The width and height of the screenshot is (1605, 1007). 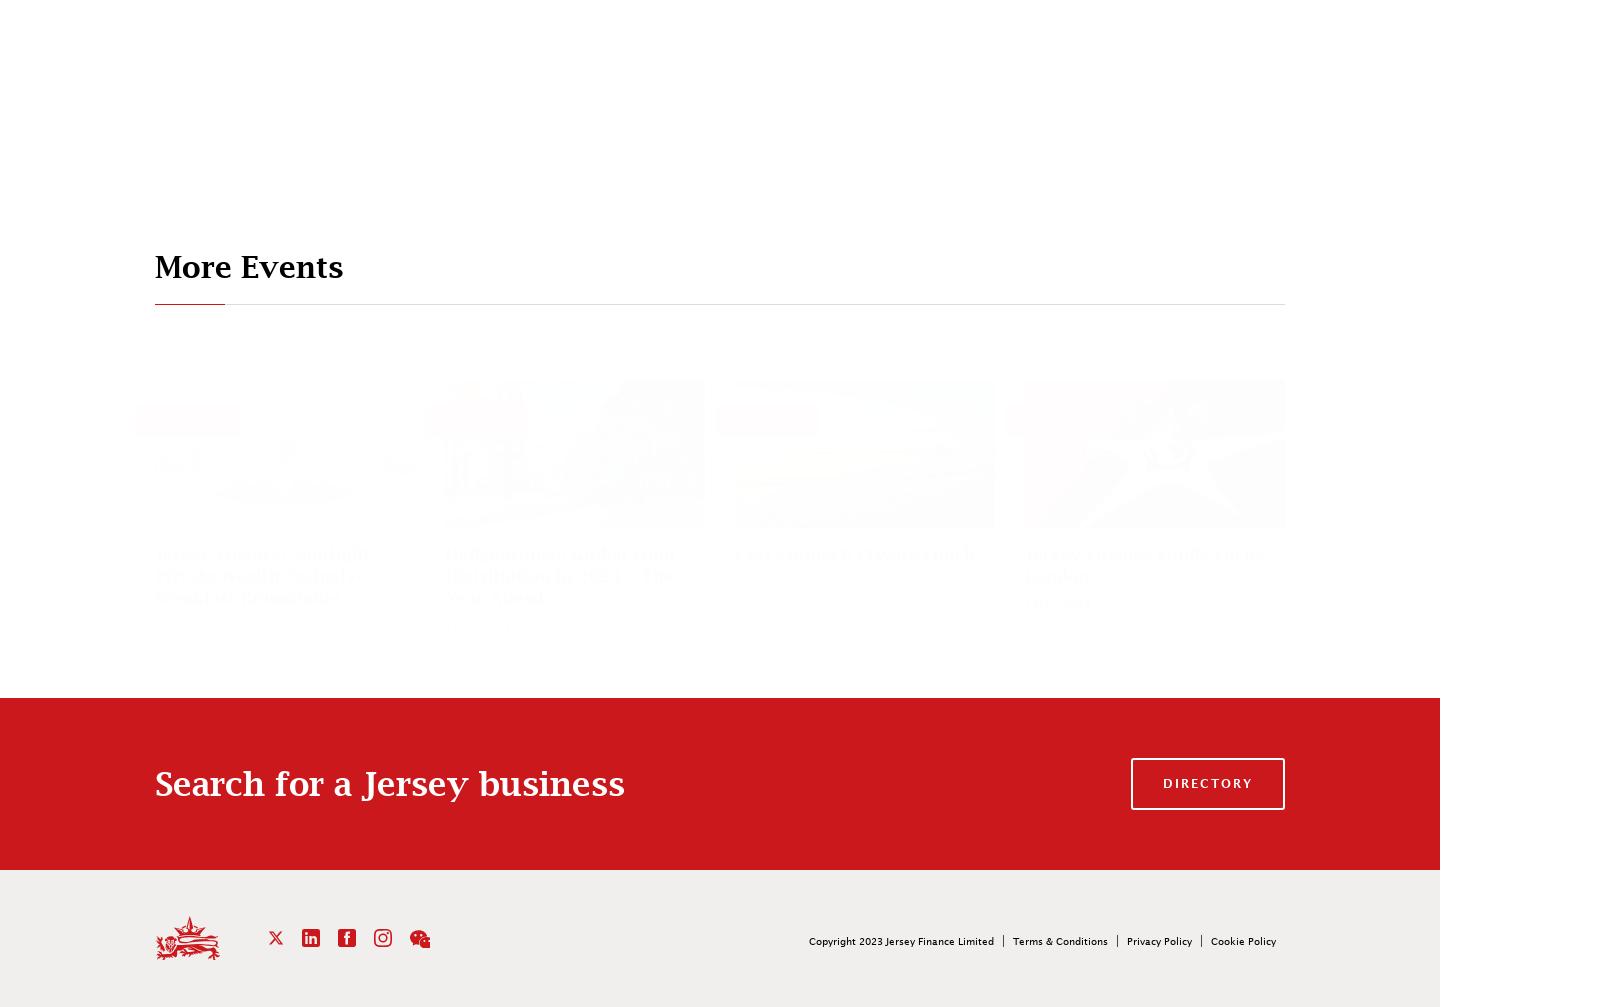 What do you see at coordinates (261, 574) in the screenshot?
I see `'Jersey Finance: Spotlight Private Wealth Exclusive Breakfast Roundtable'` at bounding box center [261, 574].